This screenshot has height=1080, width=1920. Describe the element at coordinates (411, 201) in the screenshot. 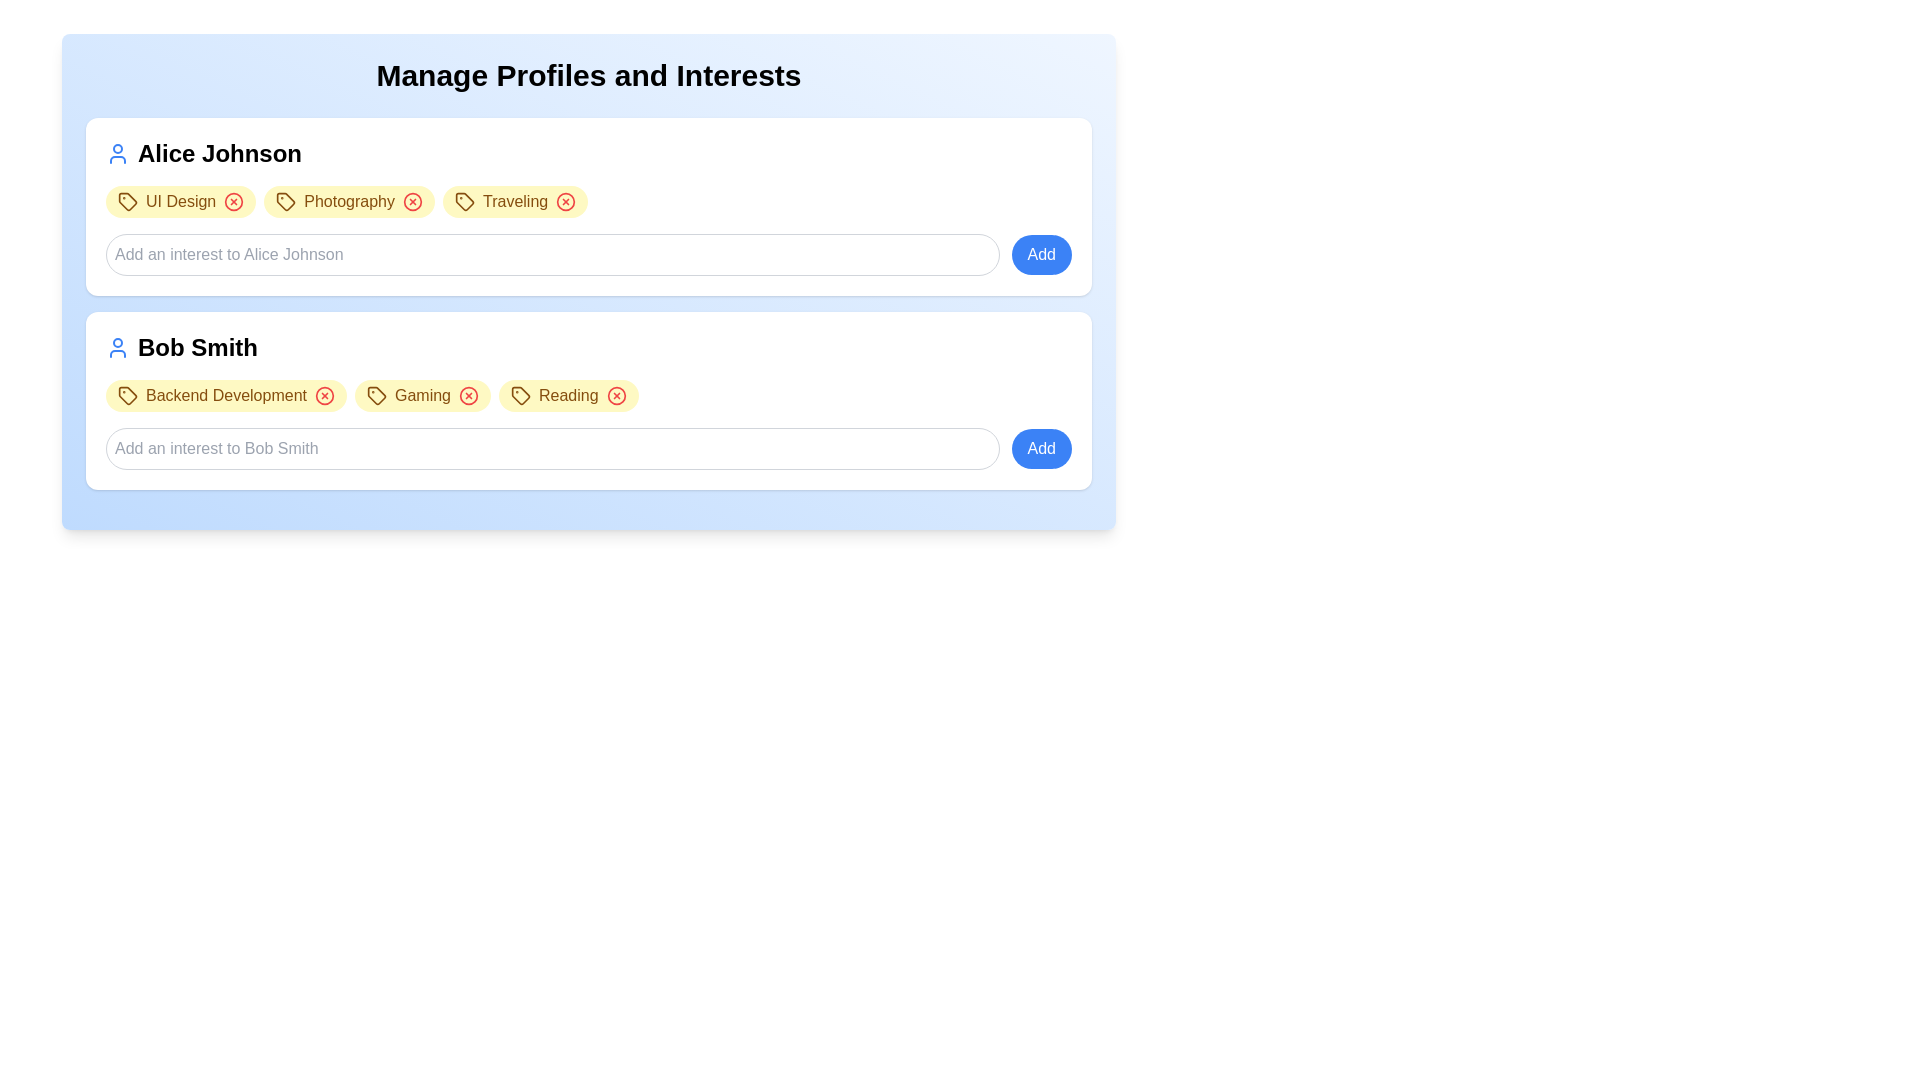

I see `the circular icon button with a red 'X' inside, located in the 'Photography' interest tags of the 'Alice Johnson' profile section` at that location.